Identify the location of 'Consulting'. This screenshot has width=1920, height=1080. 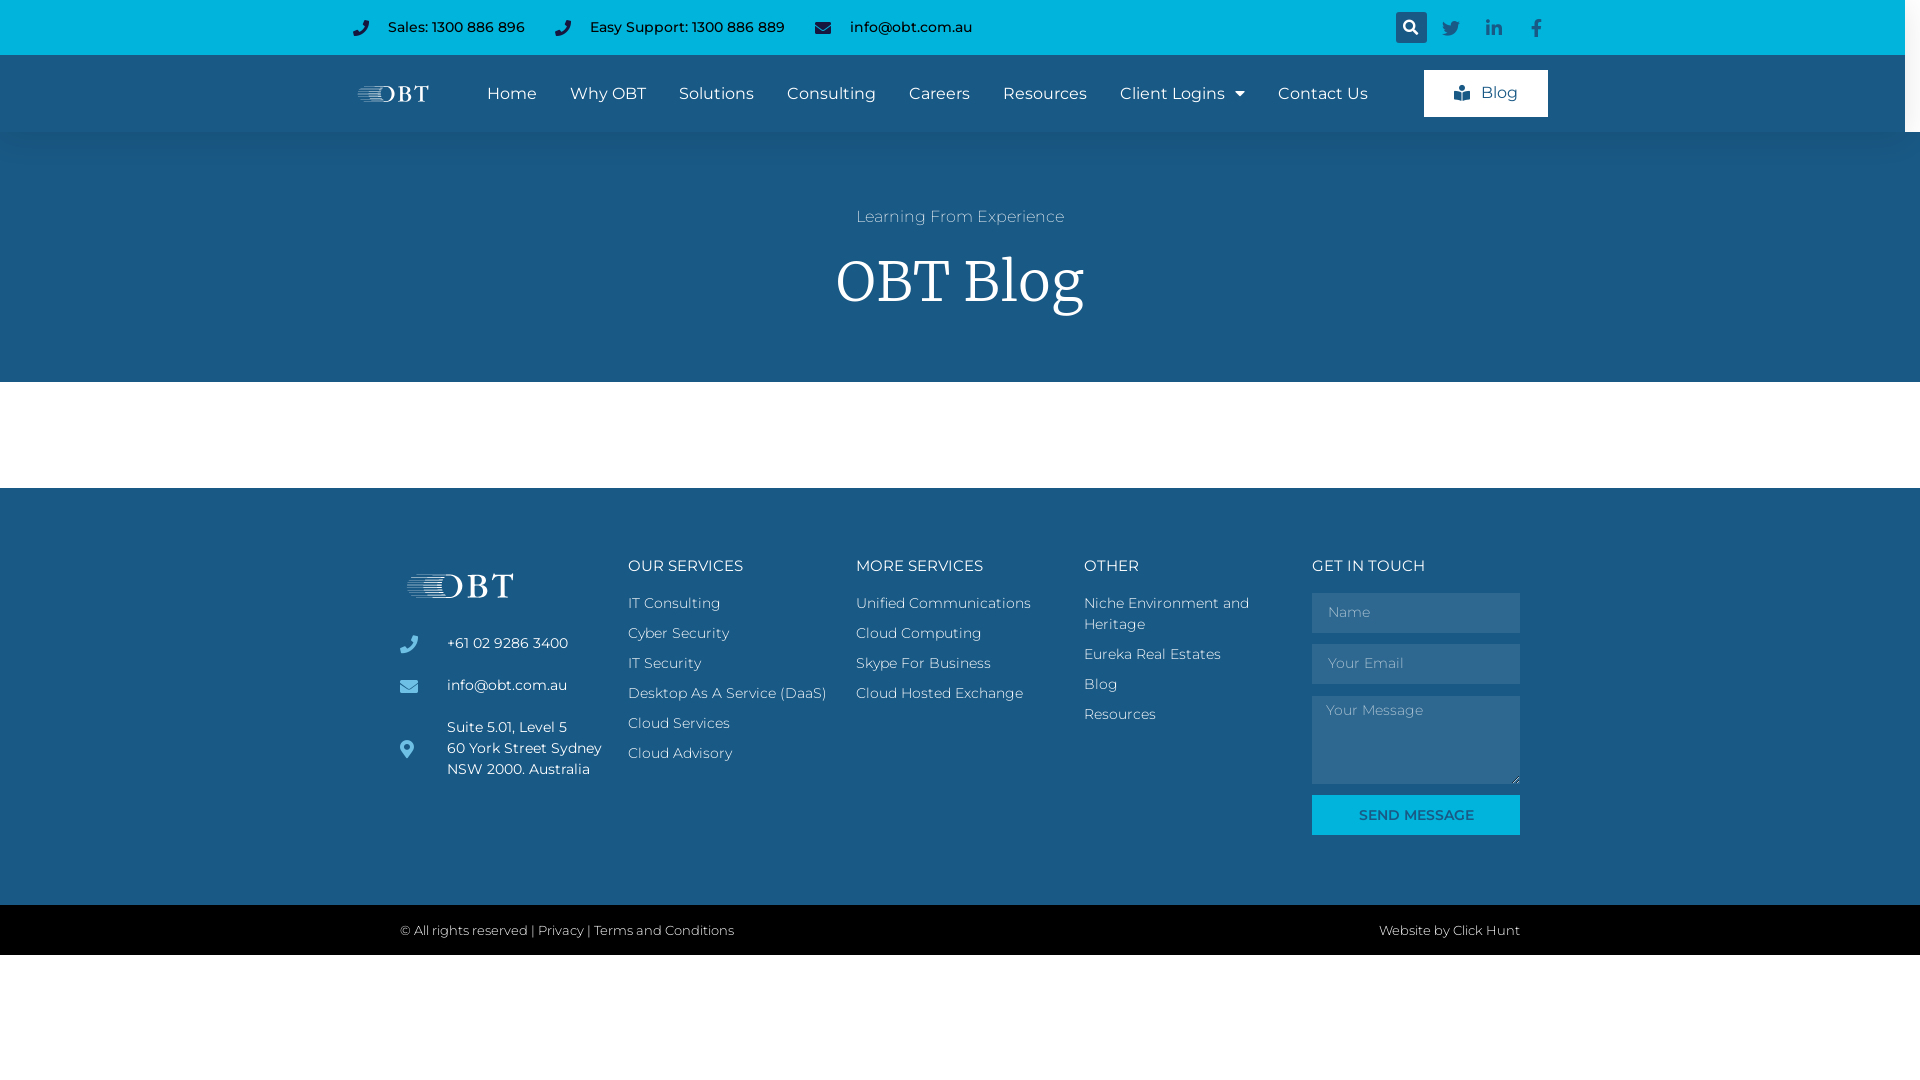
(831, 92).